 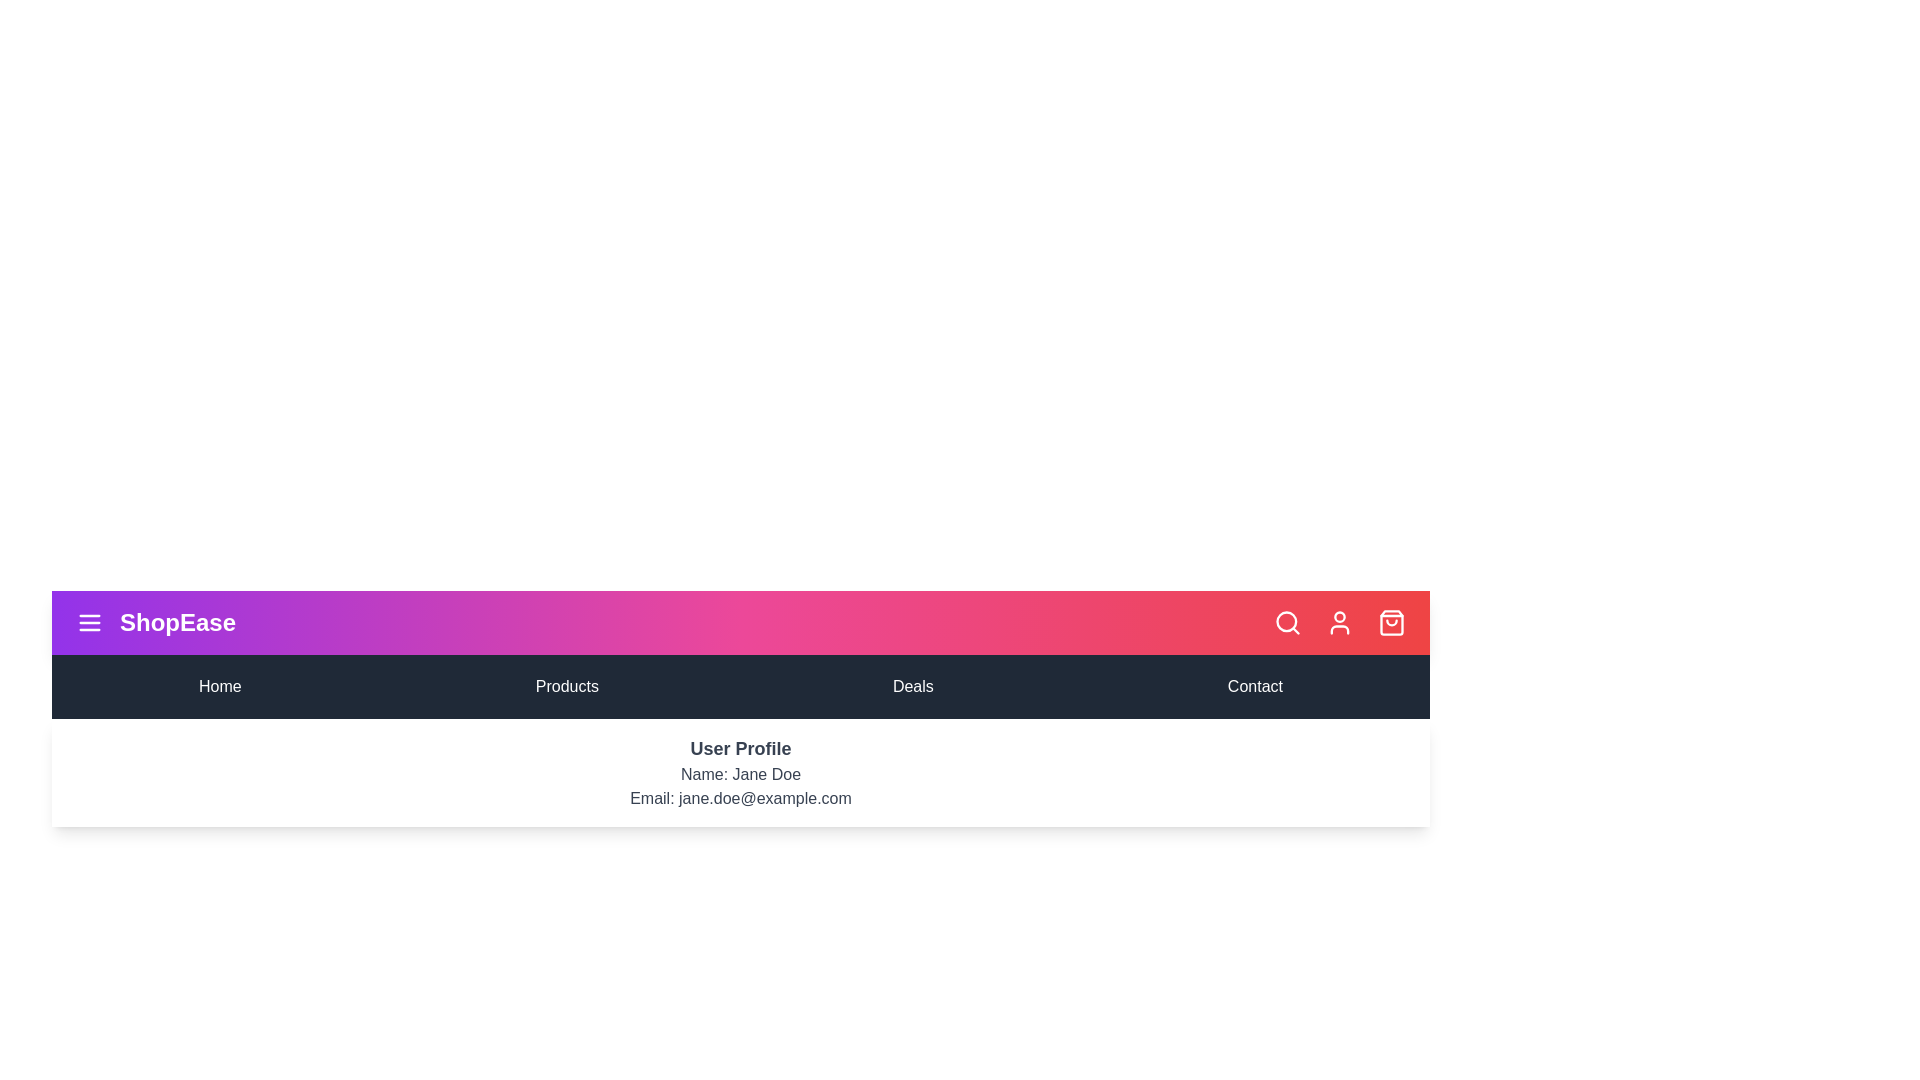 I want to click on the menu item Contact to navigate to the corresponding section, so click(x=1253, y=685).